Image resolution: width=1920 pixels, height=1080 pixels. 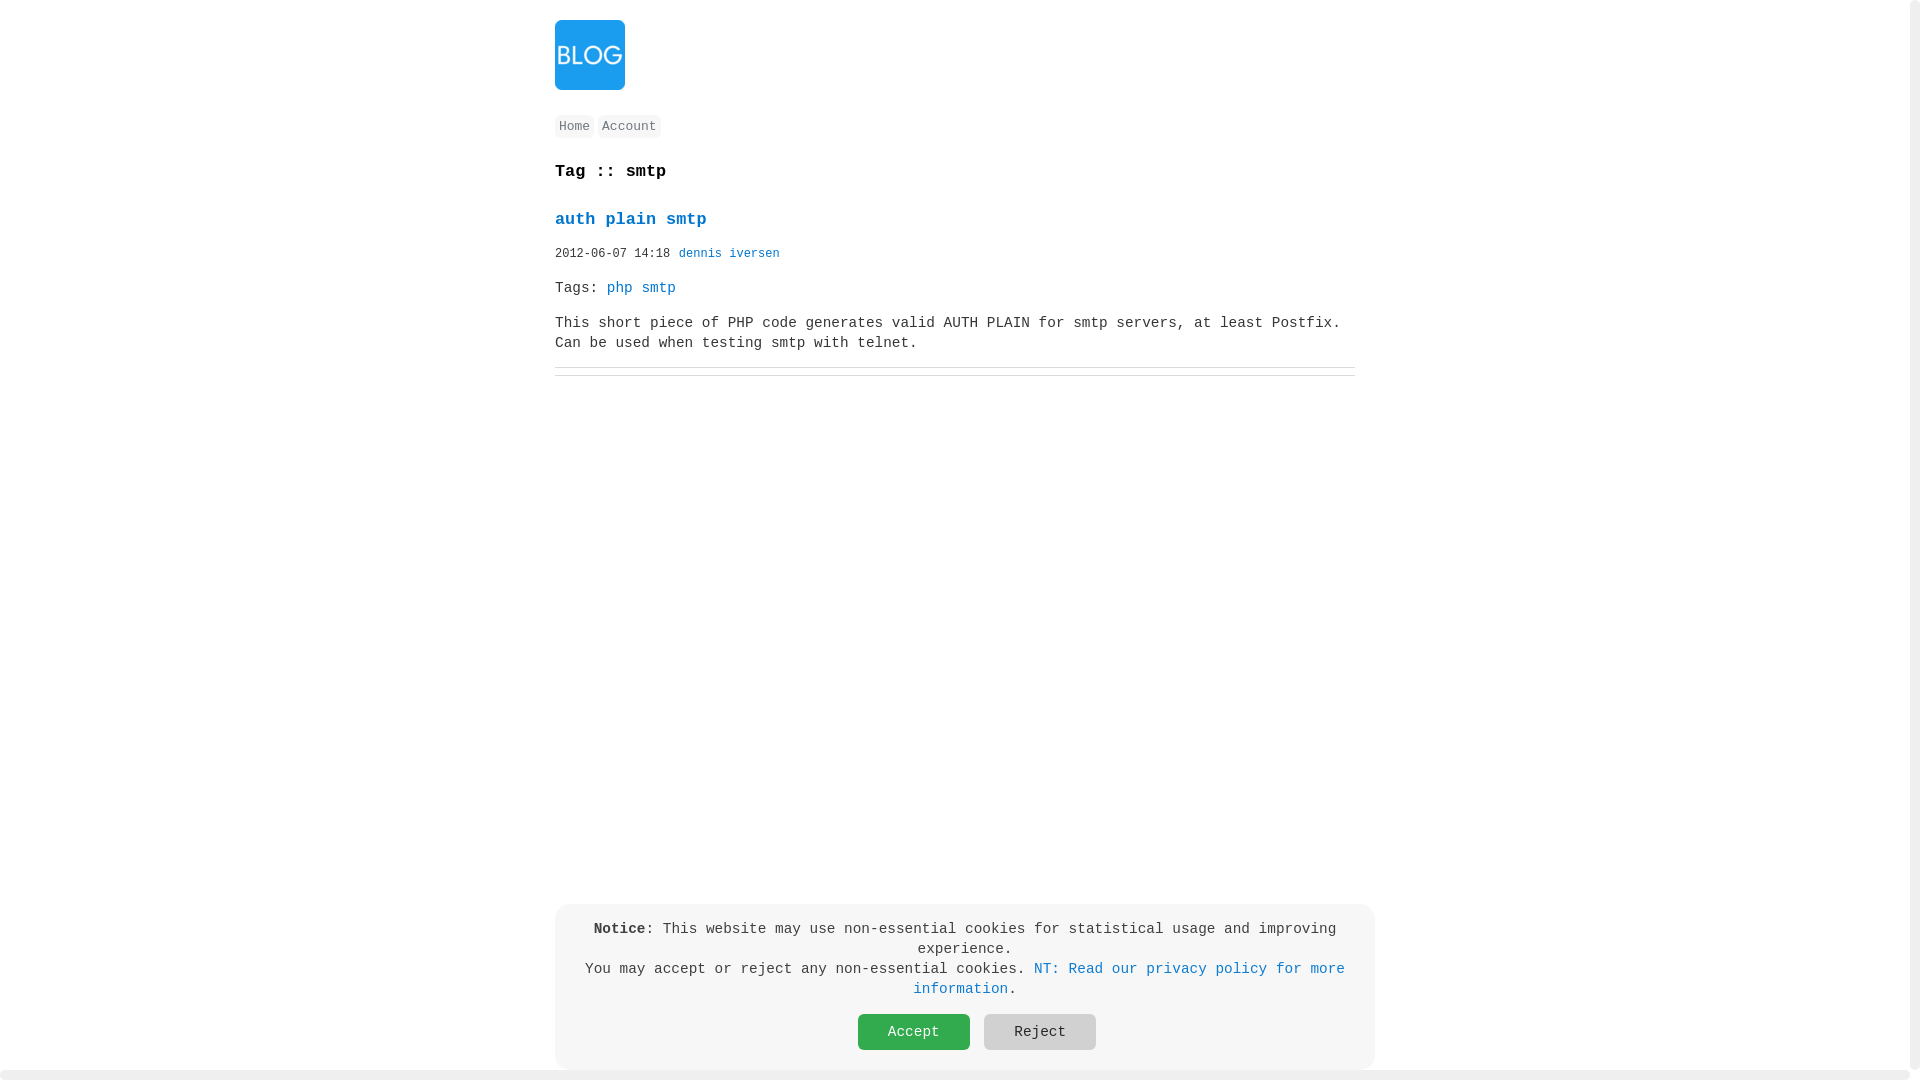 I want to click on 'Home', so click(x=555, y=126).